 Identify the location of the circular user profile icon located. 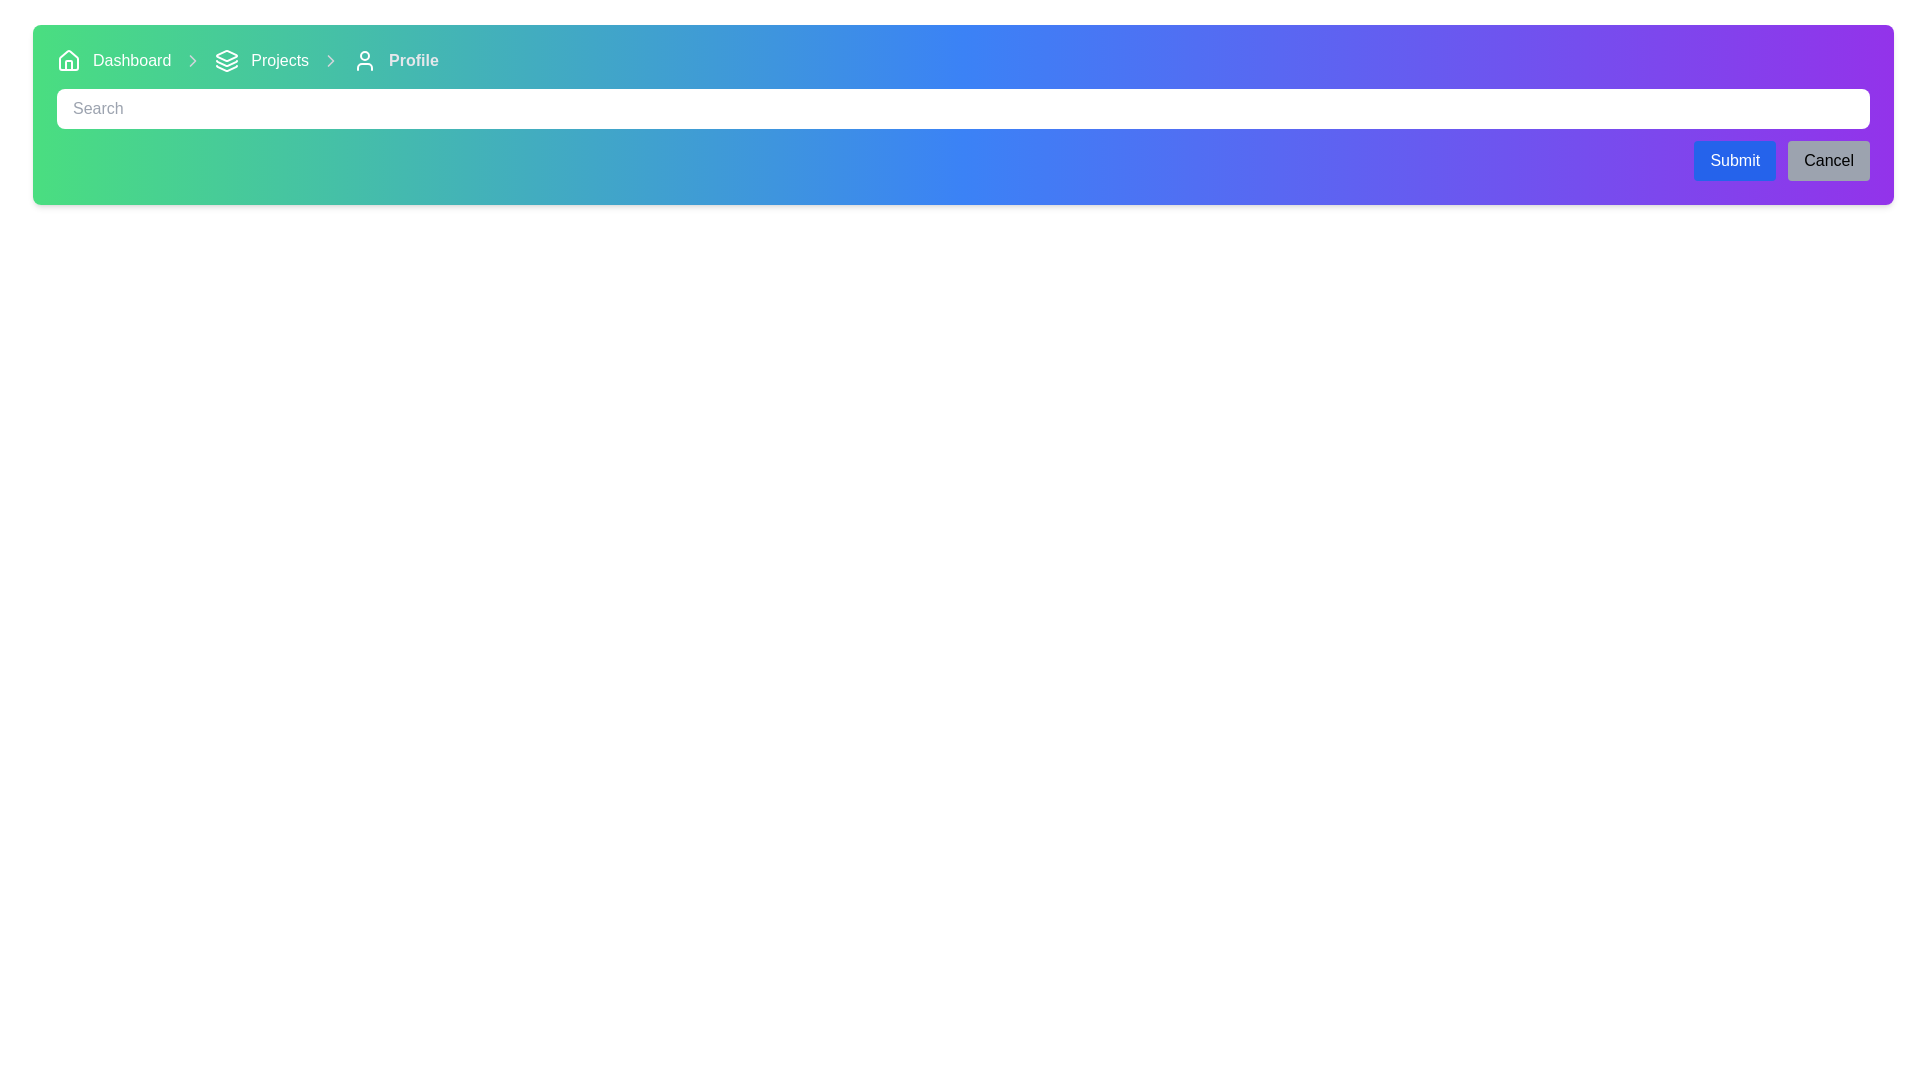
(364, 60).